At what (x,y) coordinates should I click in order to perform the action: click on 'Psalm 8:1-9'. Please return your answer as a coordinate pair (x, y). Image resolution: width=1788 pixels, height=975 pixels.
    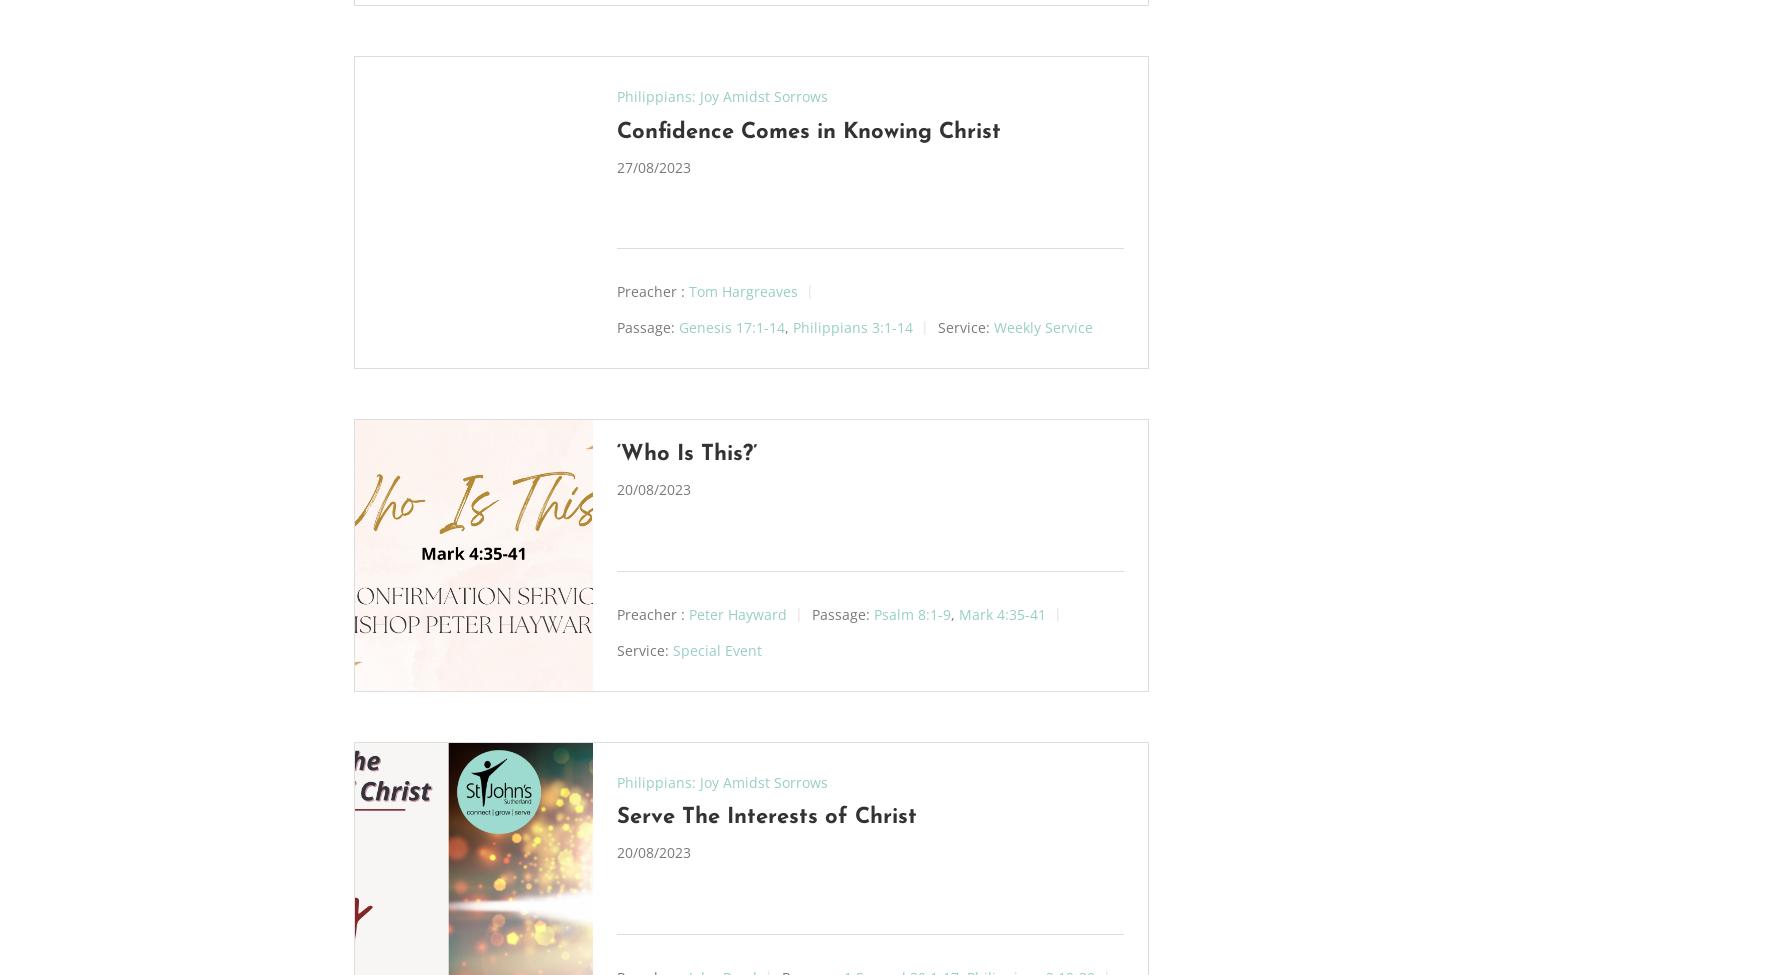
    Looking at the image, I should click on (911, 614).